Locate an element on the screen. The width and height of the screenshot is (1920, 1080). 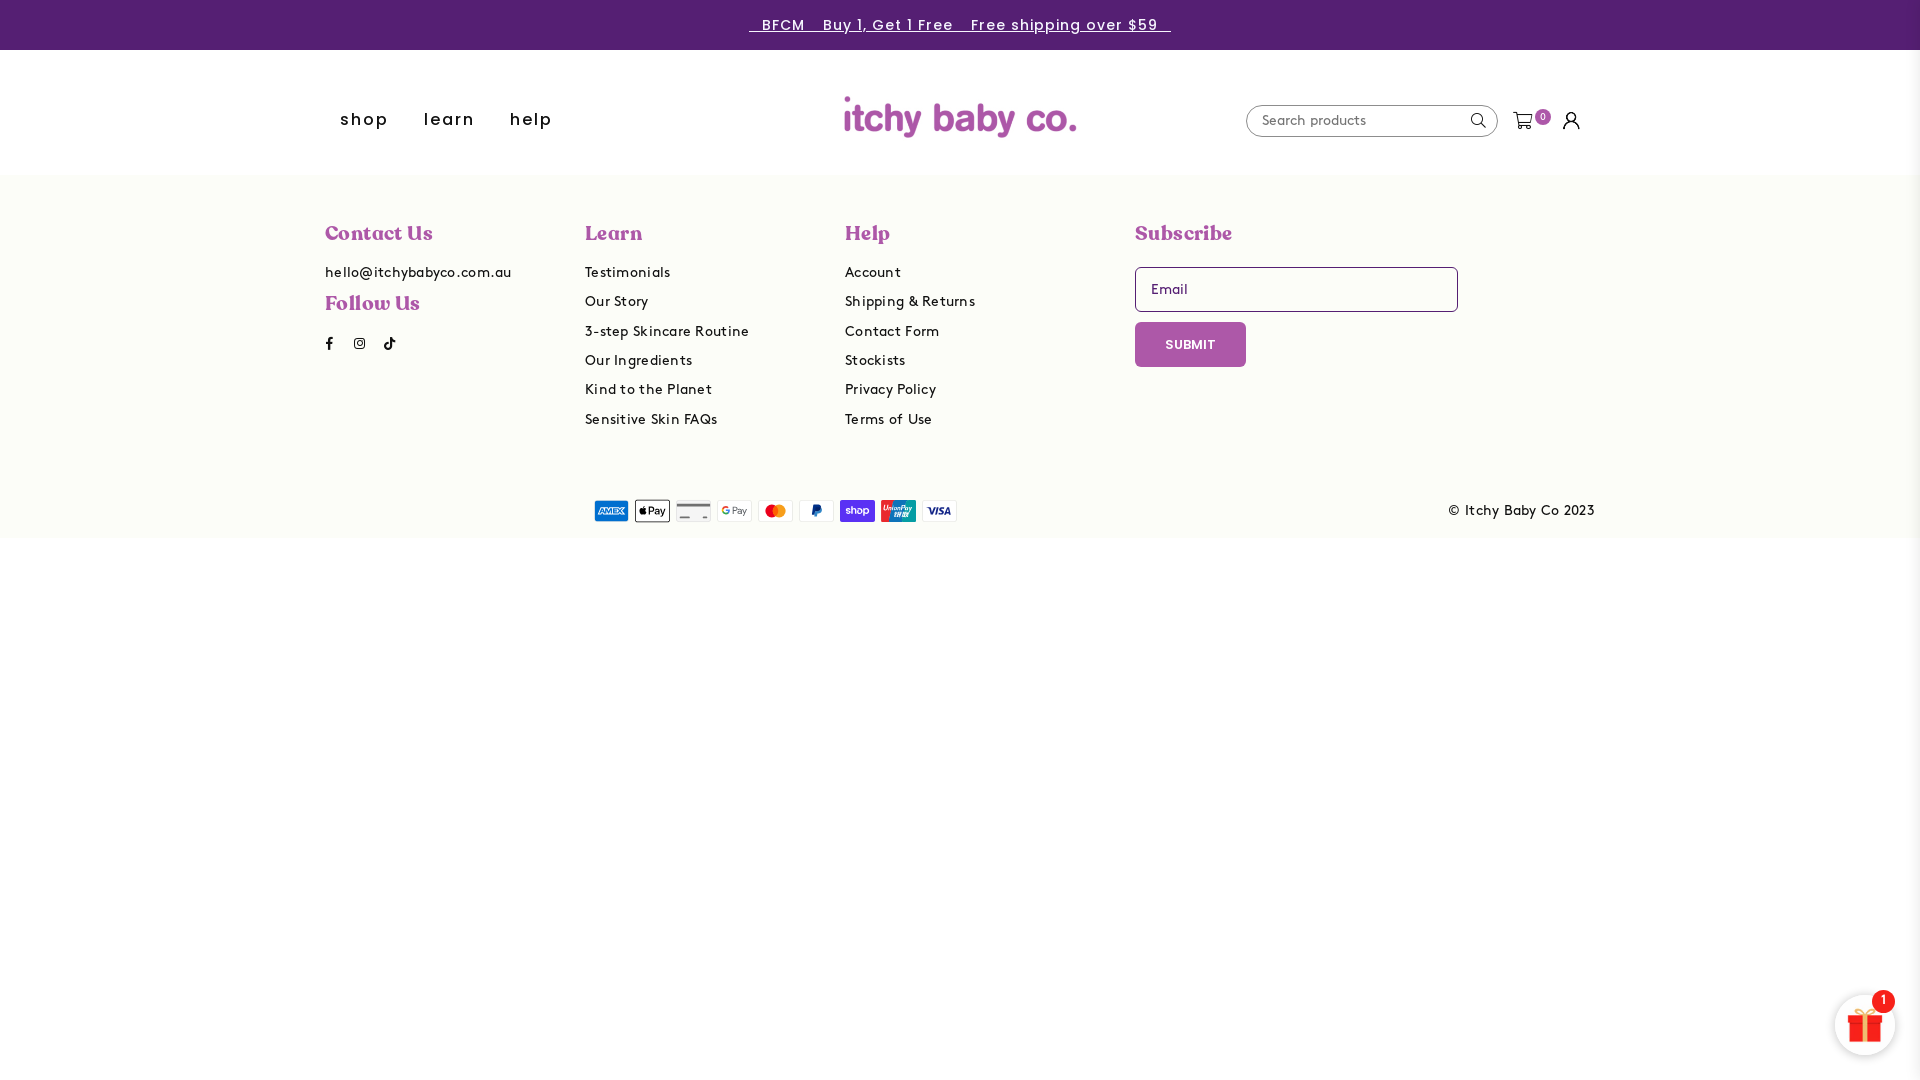
'0' is located at coordinates (1521, 120).